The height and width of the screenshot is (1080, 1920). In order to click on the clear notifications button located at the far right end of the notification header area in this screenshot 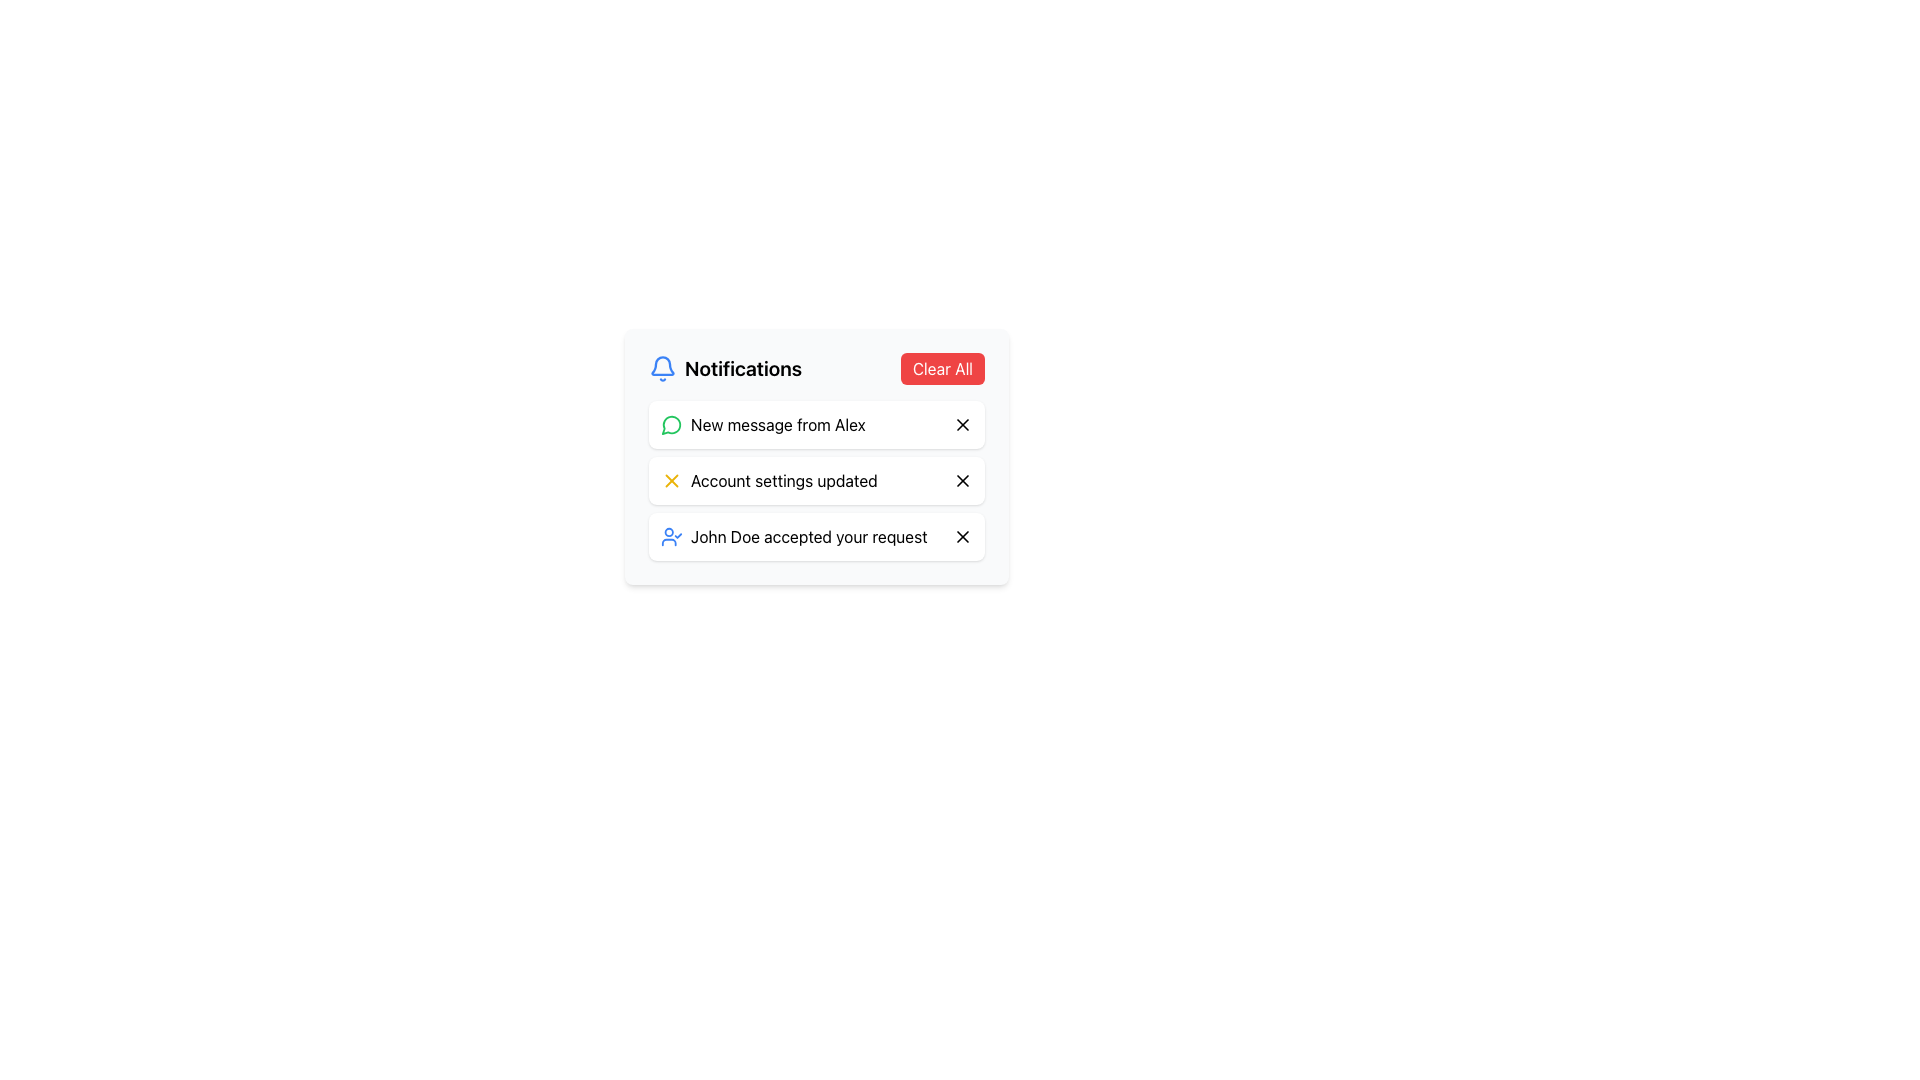, I will do `click(941, 369)`.